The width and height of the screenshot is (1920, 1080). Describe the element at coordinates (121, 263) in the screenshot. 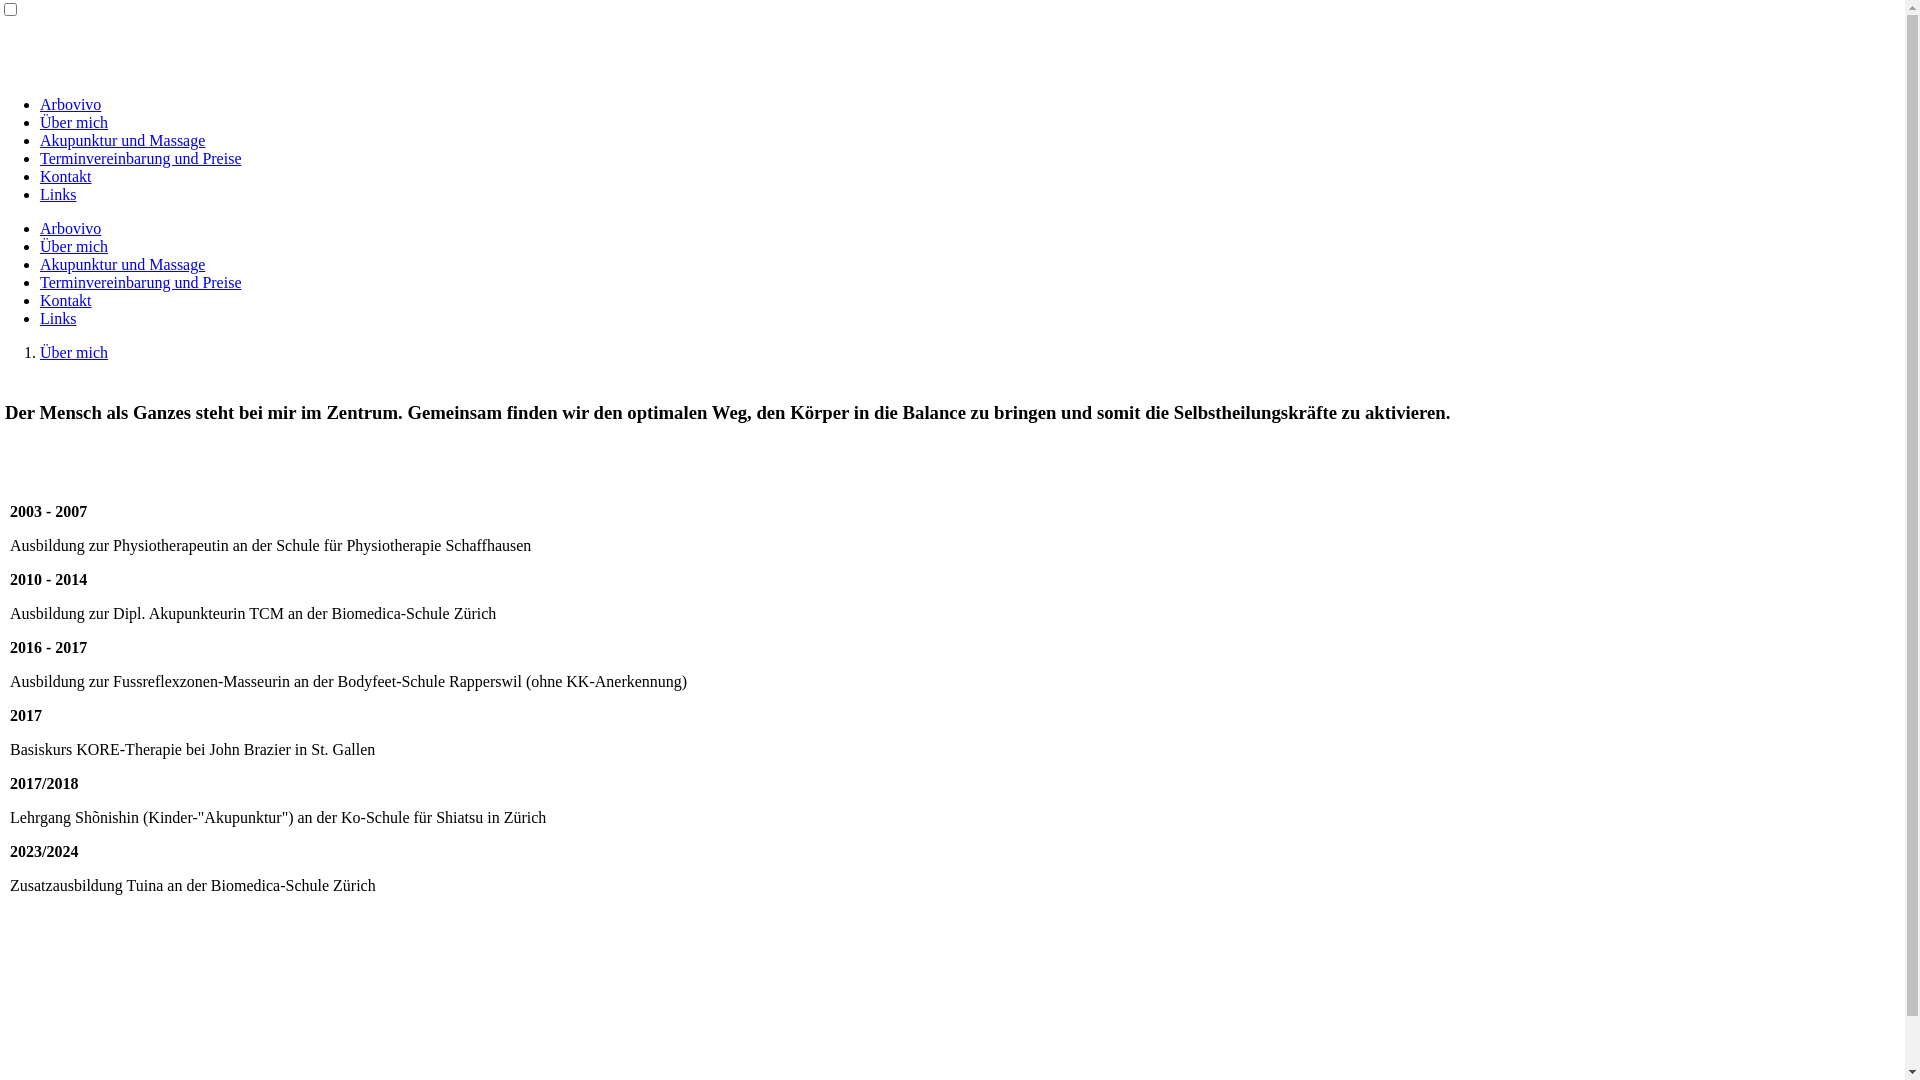

I see `'Akupunktur und Massage'` at that location.